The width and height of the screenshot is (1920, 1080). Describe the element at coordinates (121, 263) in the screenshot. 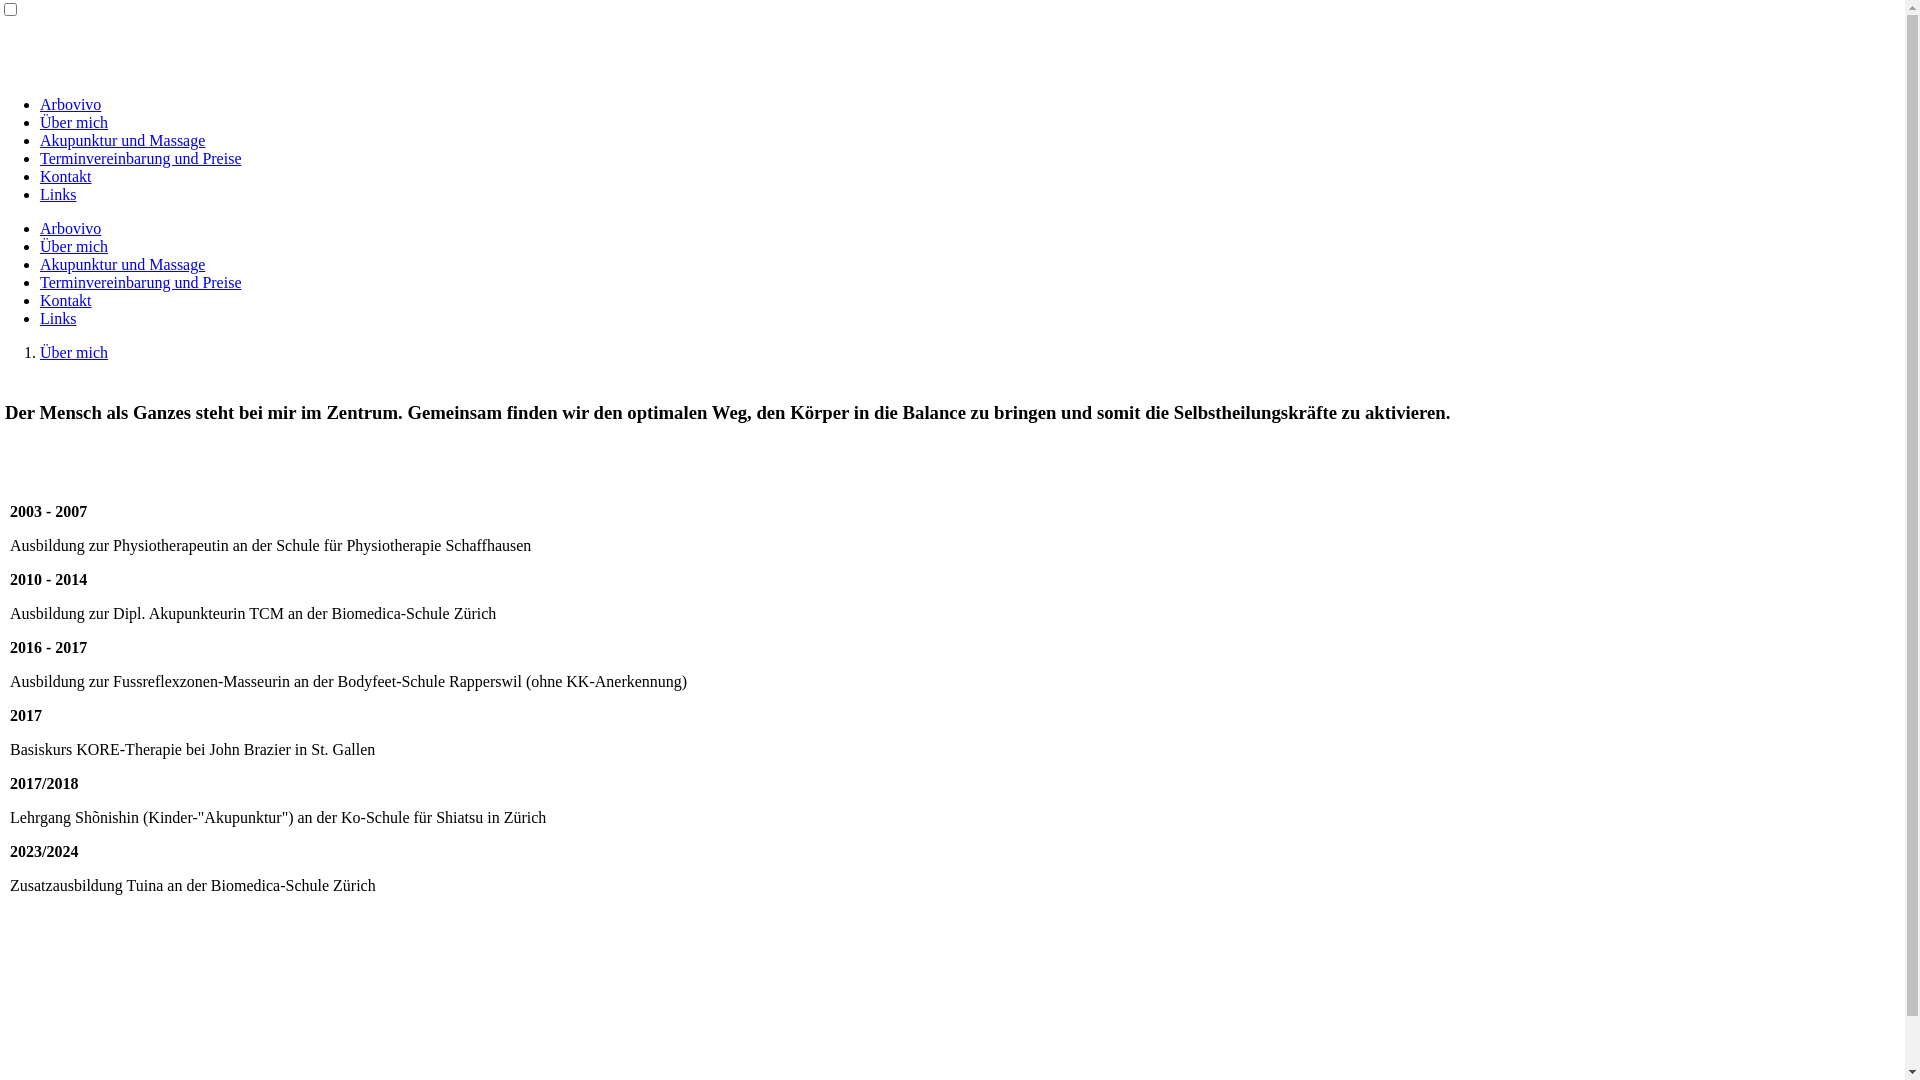

I see `'Akupunktur und Massage'` at that location.